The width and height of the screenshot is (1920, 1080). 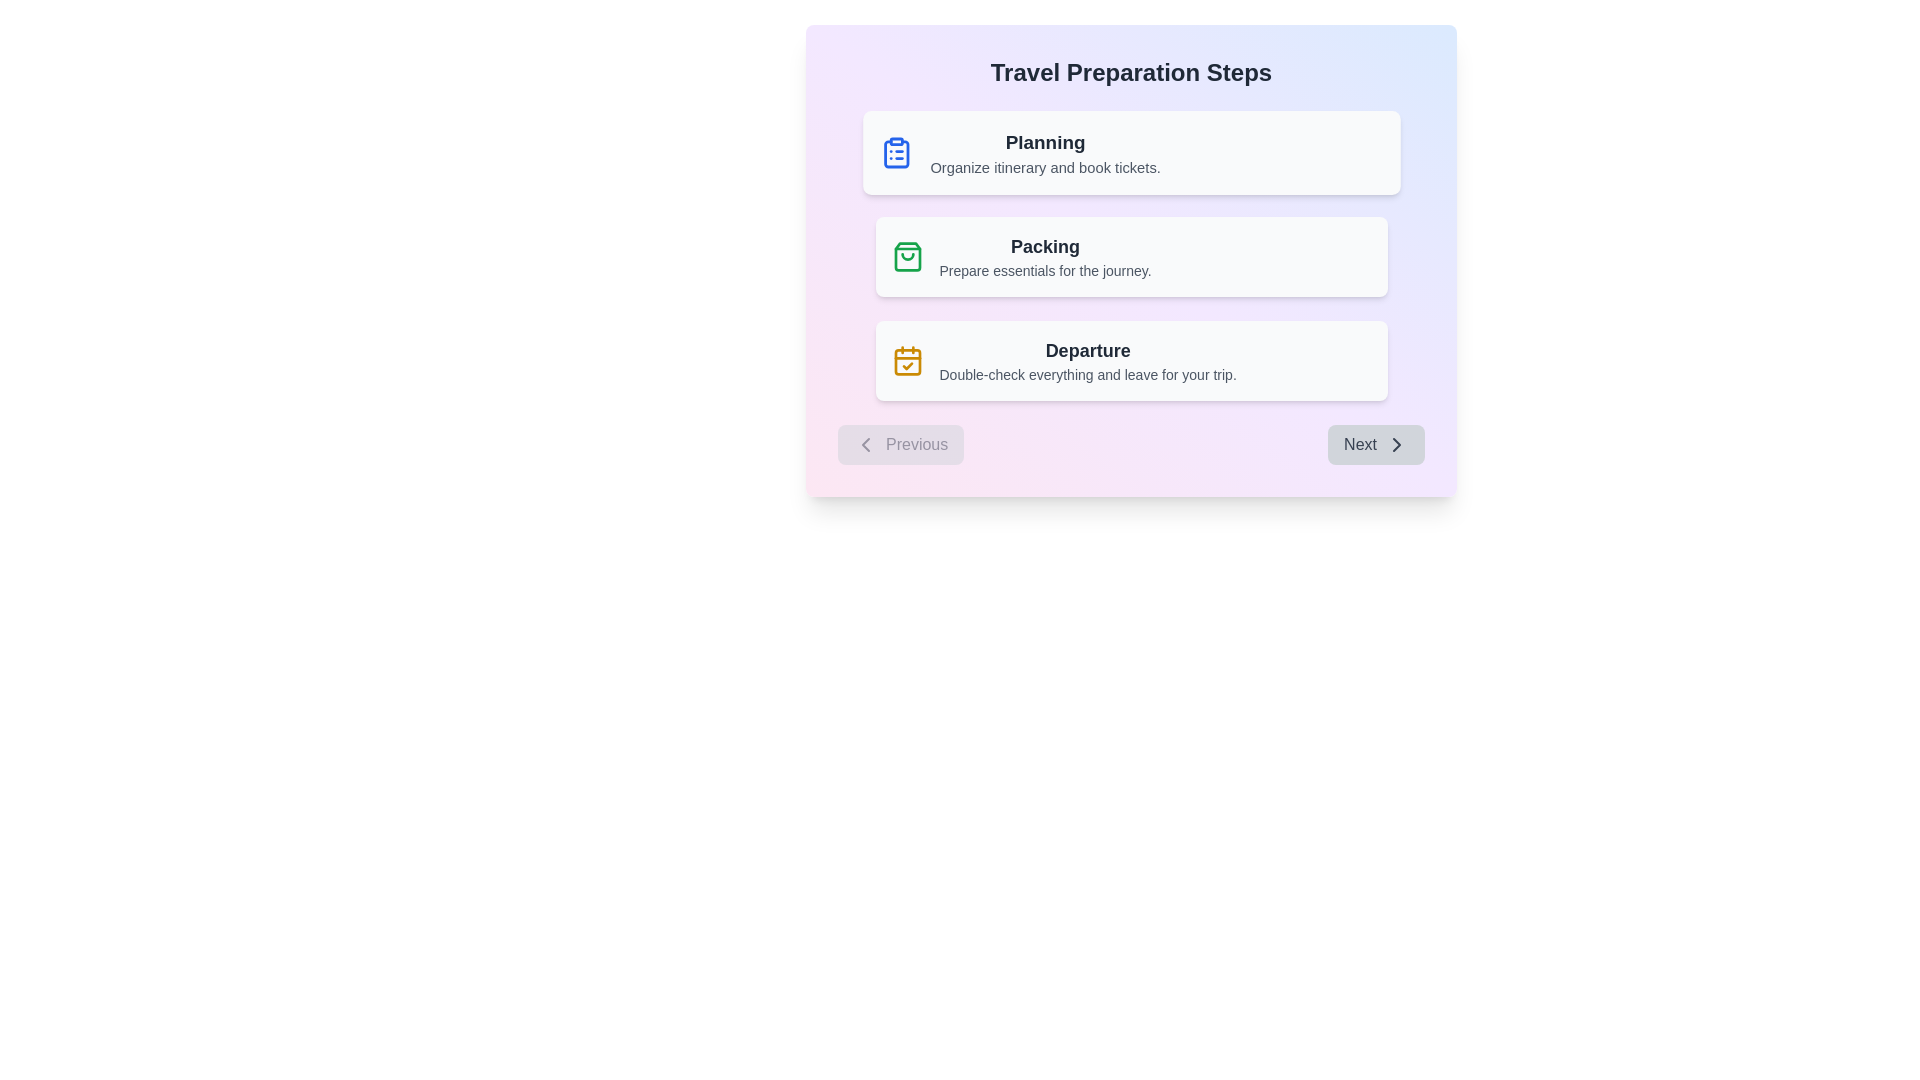 What do you see at coordinates (1375, 443) in the screenshot?
I see `the 'Next' button, a rectangular button with a light gray background and rounded corners, containing the text 'Next' in bold gray letters, located at the bottom-right corner of a card` at bounding box center [1375, 443].